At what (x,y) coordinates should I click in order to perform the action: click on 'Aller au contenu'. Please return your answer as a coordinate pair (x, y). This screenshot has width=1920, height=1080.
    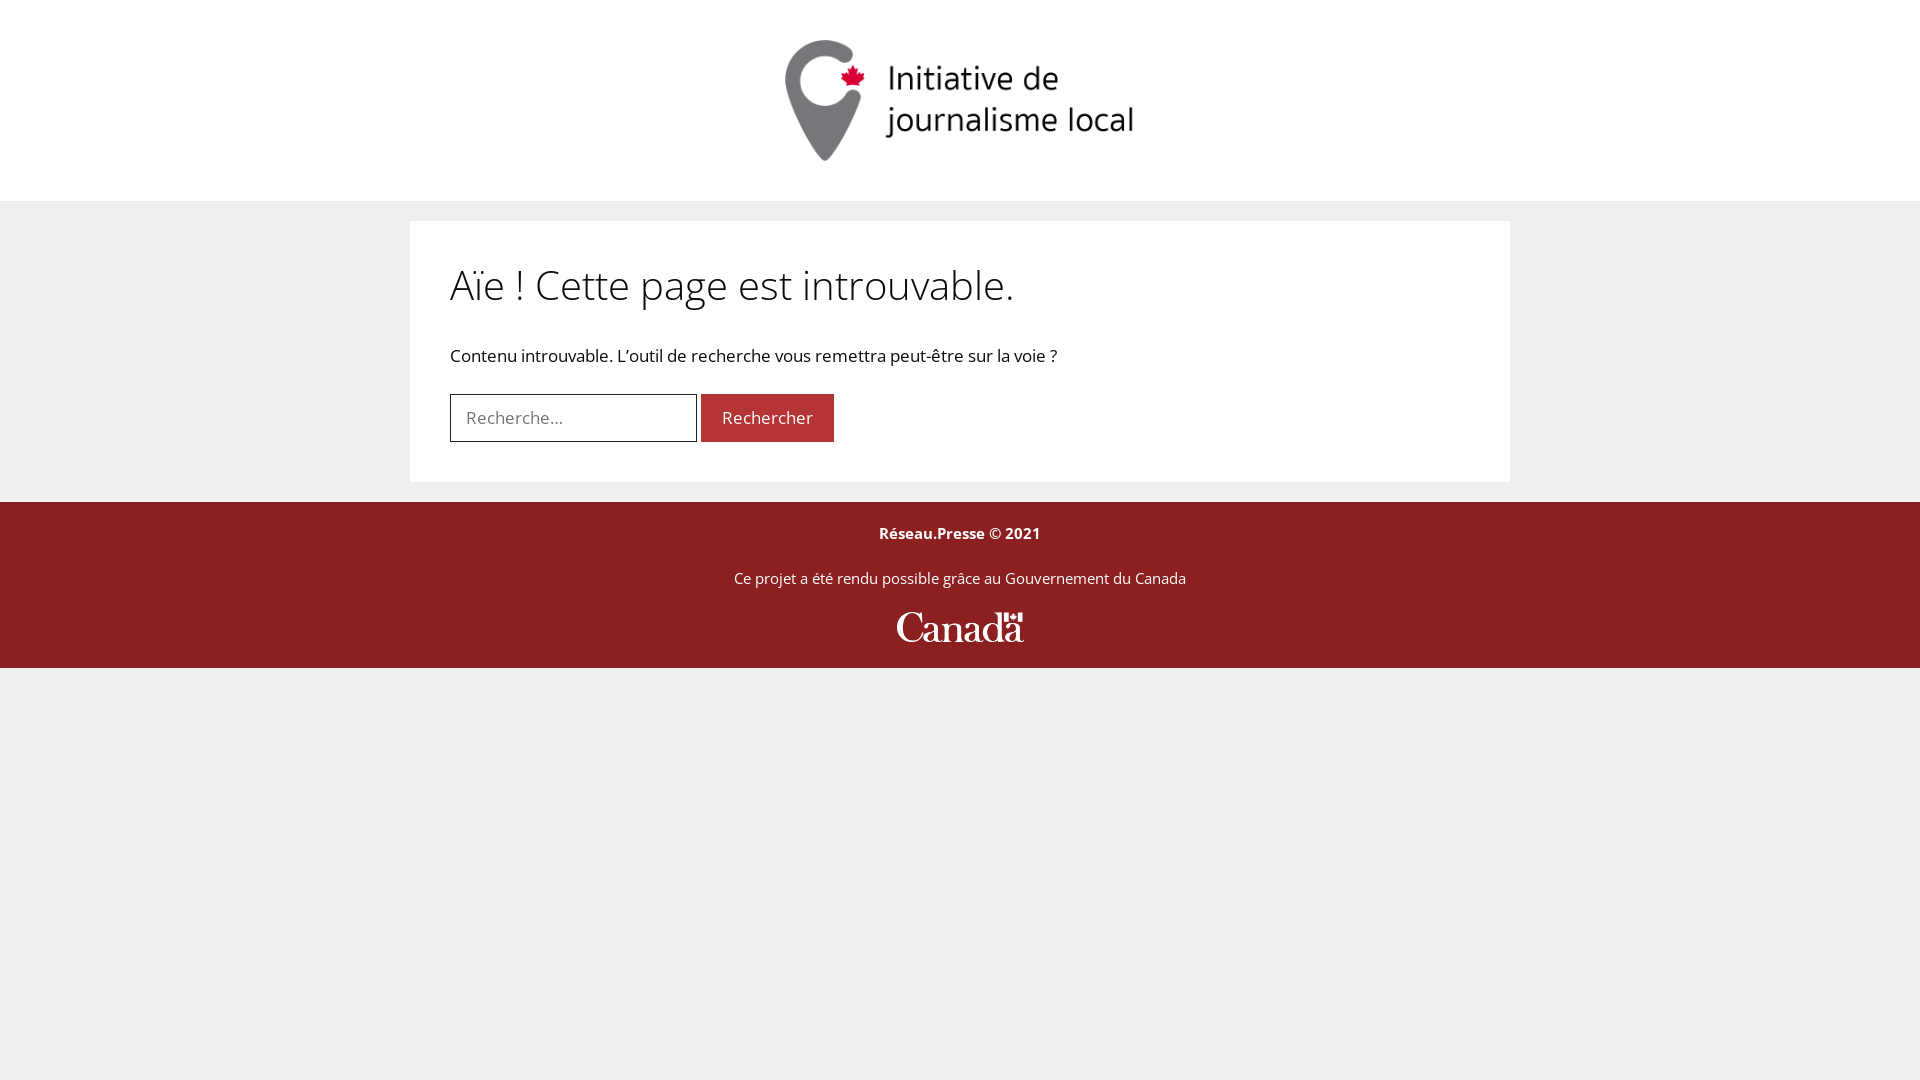
    Looking at the image, I should click on (0, 0).